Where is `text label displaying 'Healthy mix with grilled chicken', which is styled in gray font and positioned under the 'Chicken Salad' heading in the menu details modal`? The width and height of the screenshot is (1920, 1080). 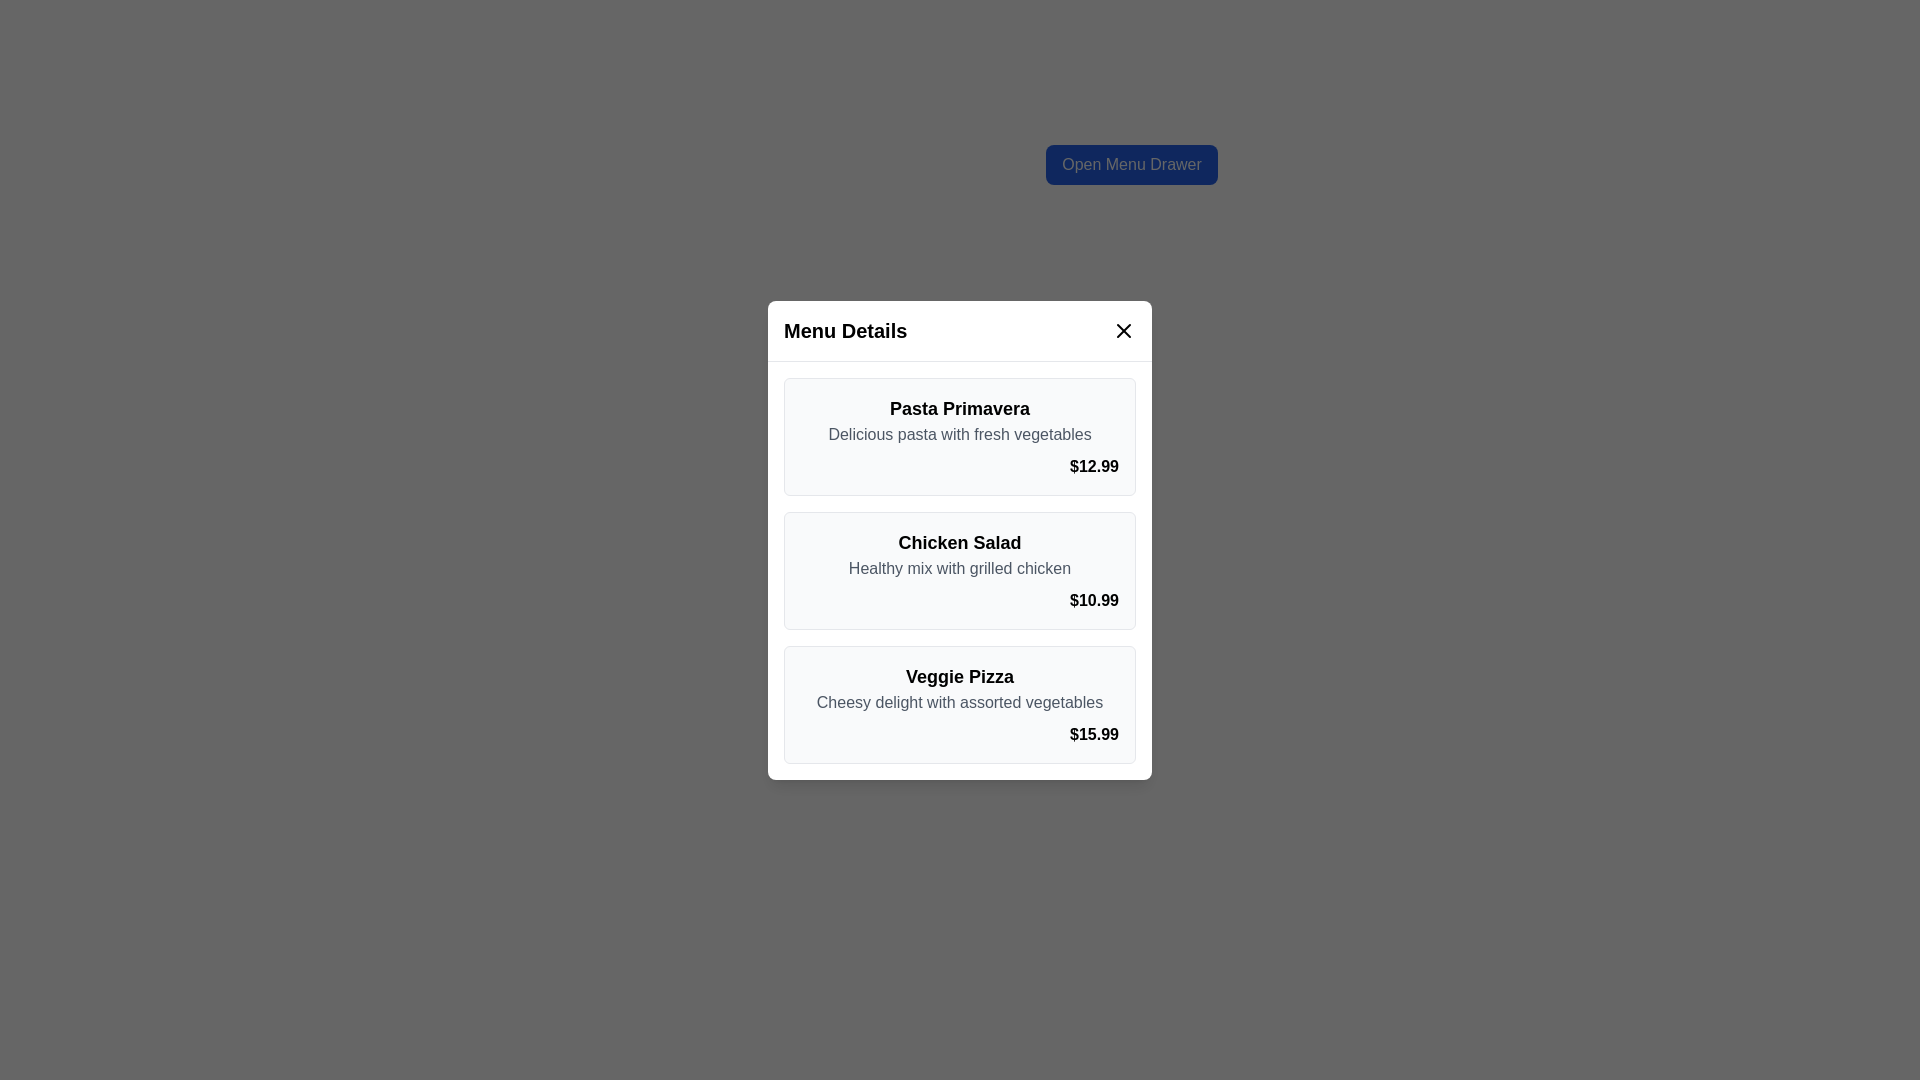 text label displaying 'Healthy mix with grilled chicken', which is styled in gray font and positioned under the 'Chicken Salad' heading in the menu details modal is located at coordinates (960, 568).